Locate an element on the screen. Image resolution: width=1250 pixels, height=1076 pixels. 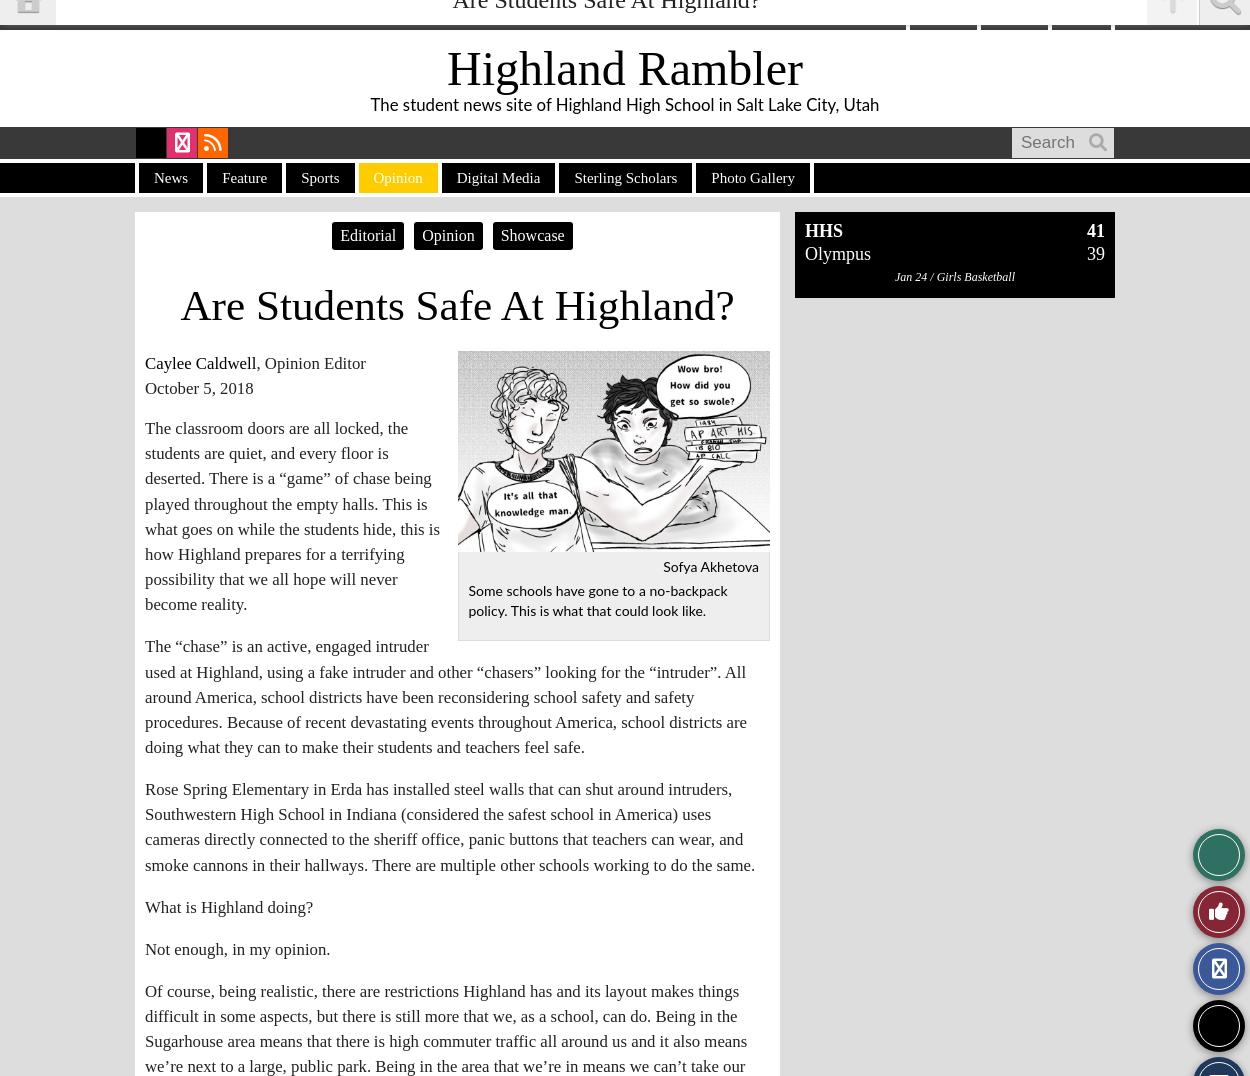
'Highland Rambler' is located at coordinates (623, 68).